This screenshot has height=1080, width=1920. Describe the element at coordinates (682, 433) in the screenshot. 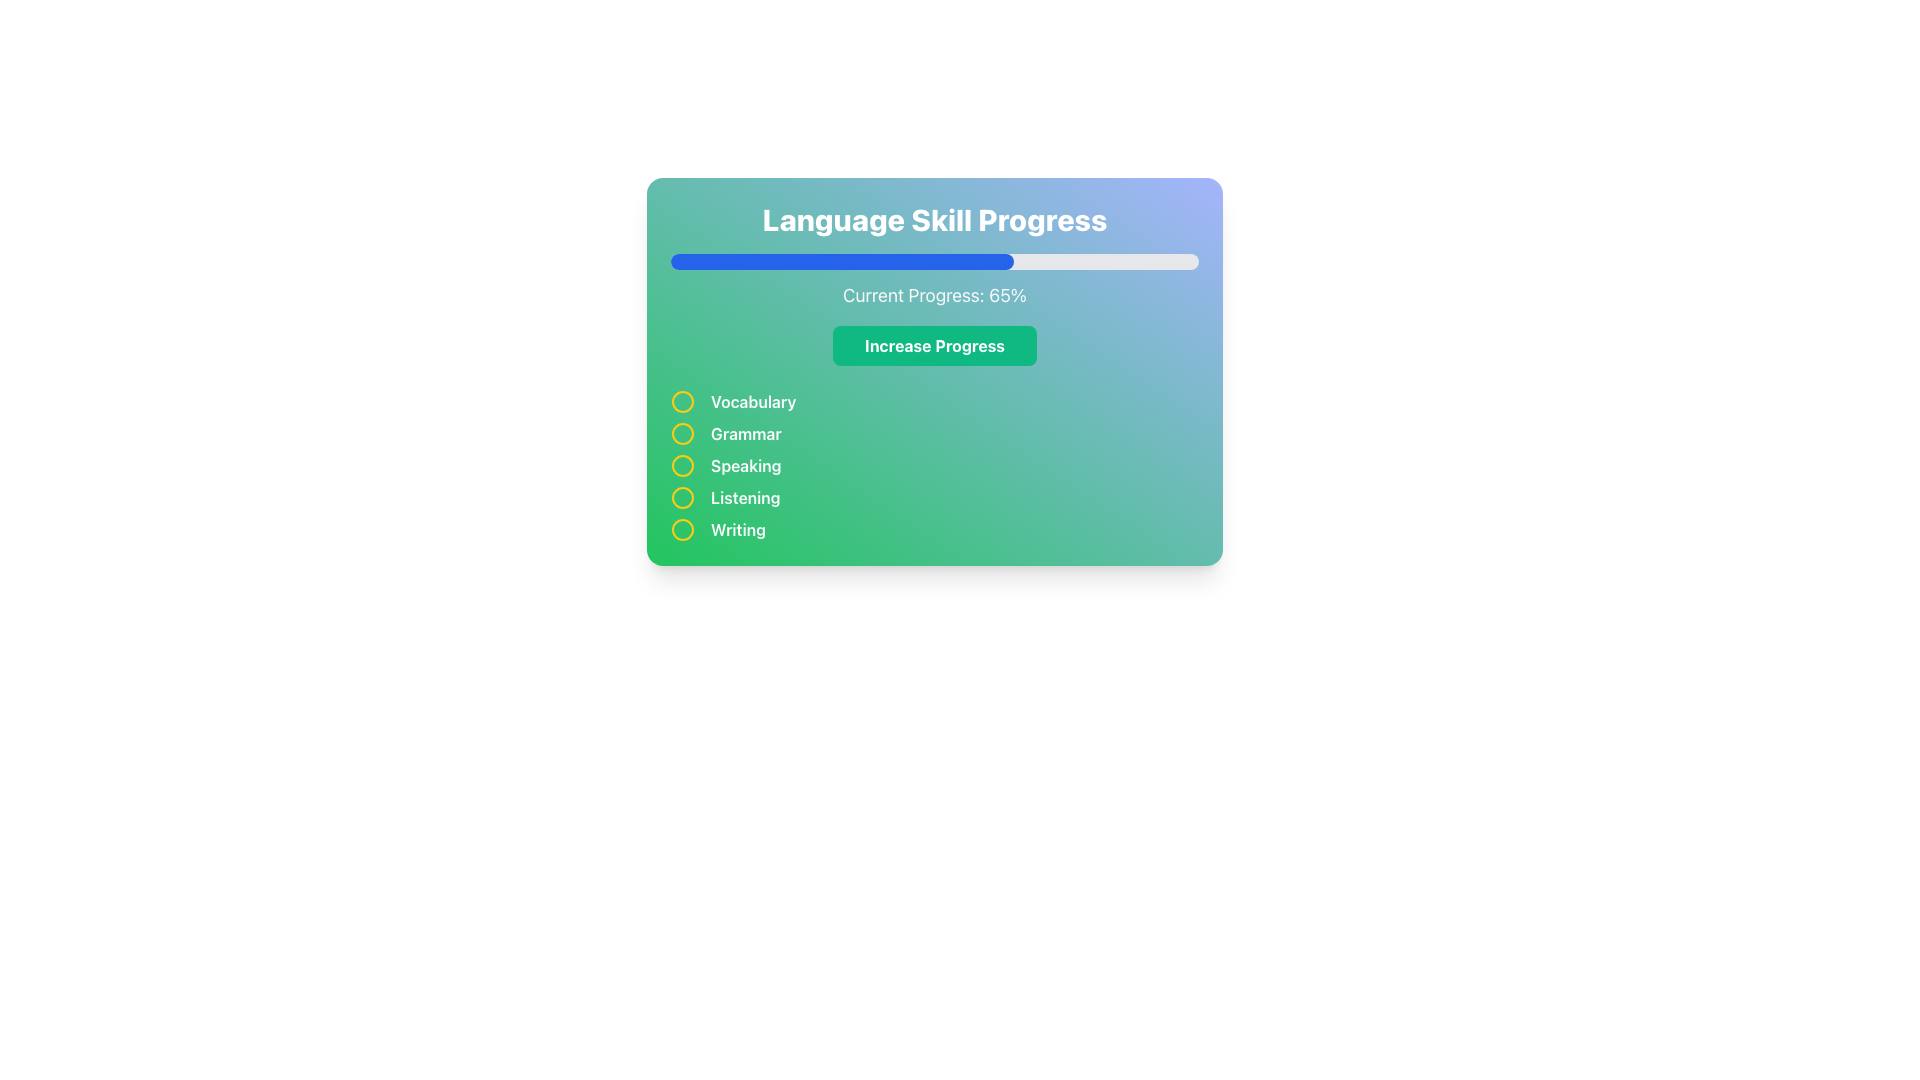

I see `the second circular icon with a yellow outline and transparent fill, located to the left of the 'Grammar' text in the vertically stacked list inside a green and blue gradient card` at that location.